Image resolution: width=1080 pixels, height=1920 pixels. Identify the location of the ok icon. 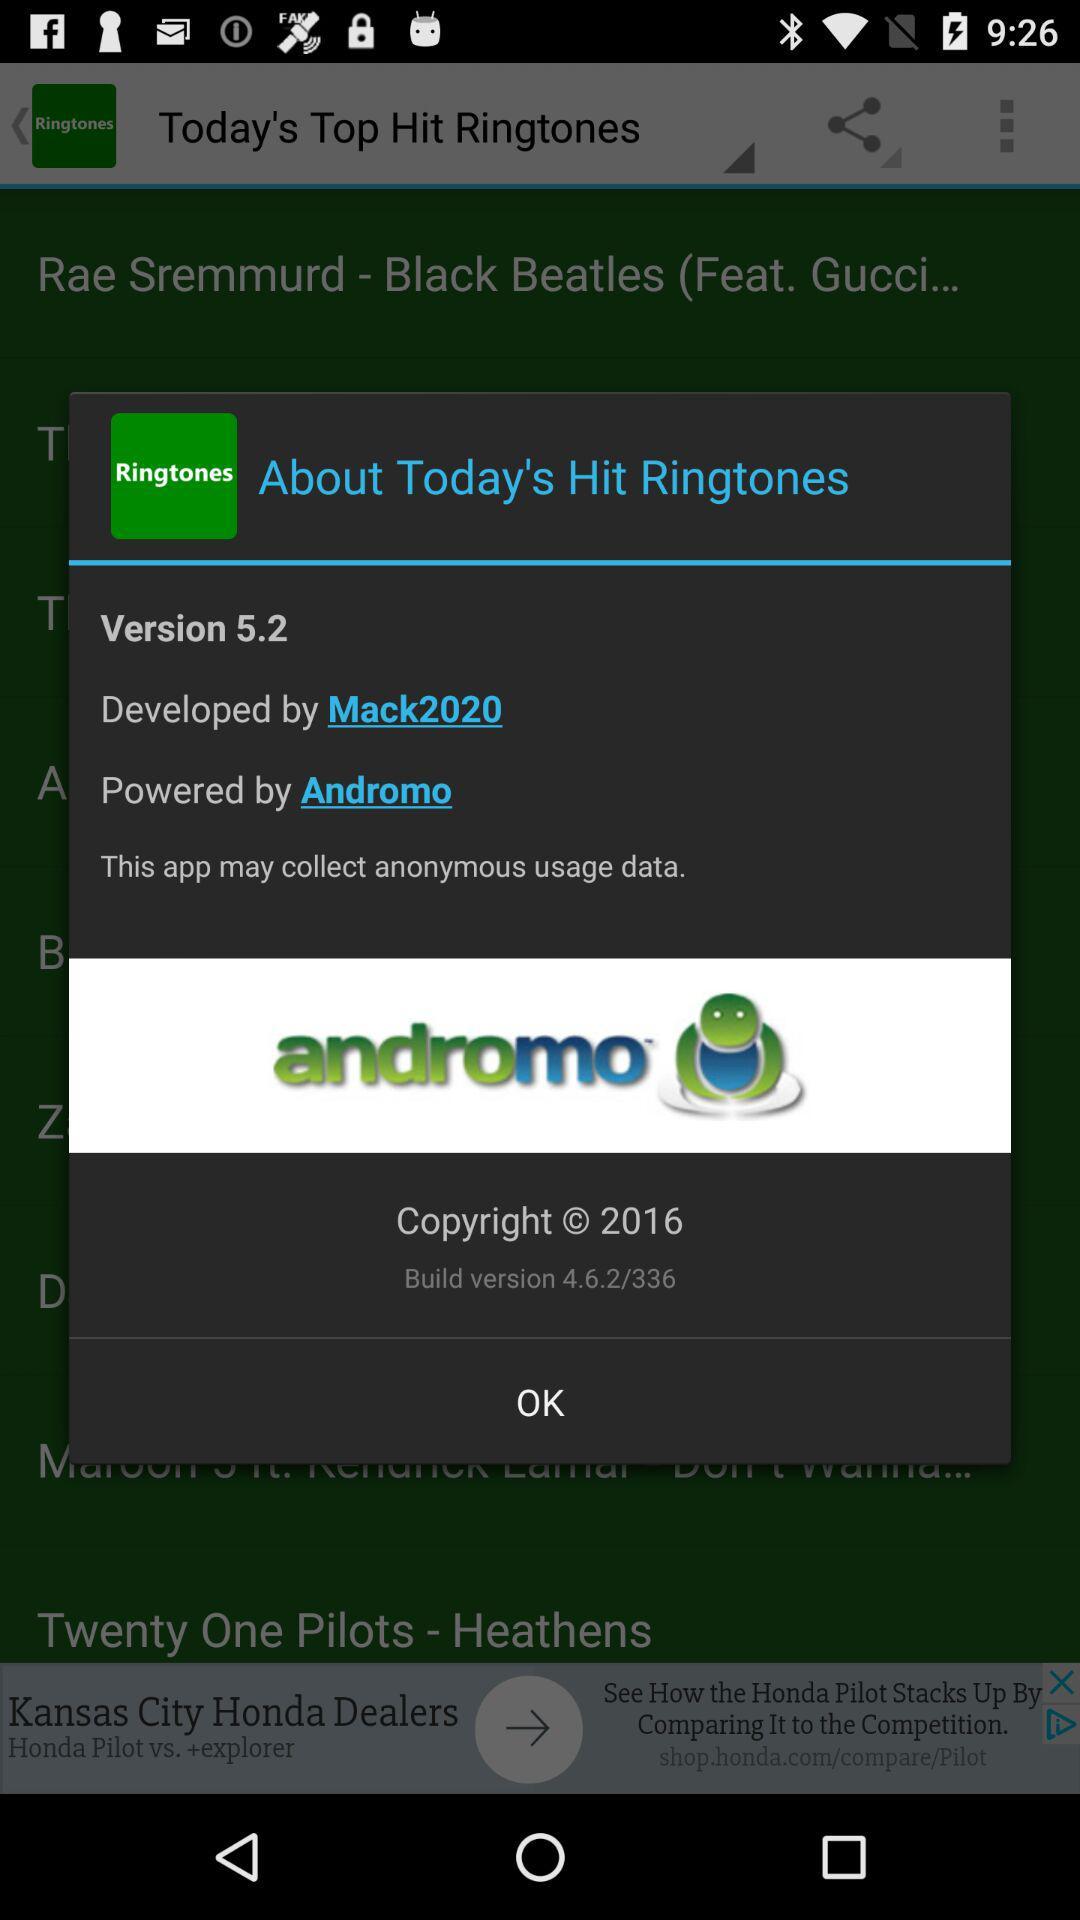
(540, 1400).